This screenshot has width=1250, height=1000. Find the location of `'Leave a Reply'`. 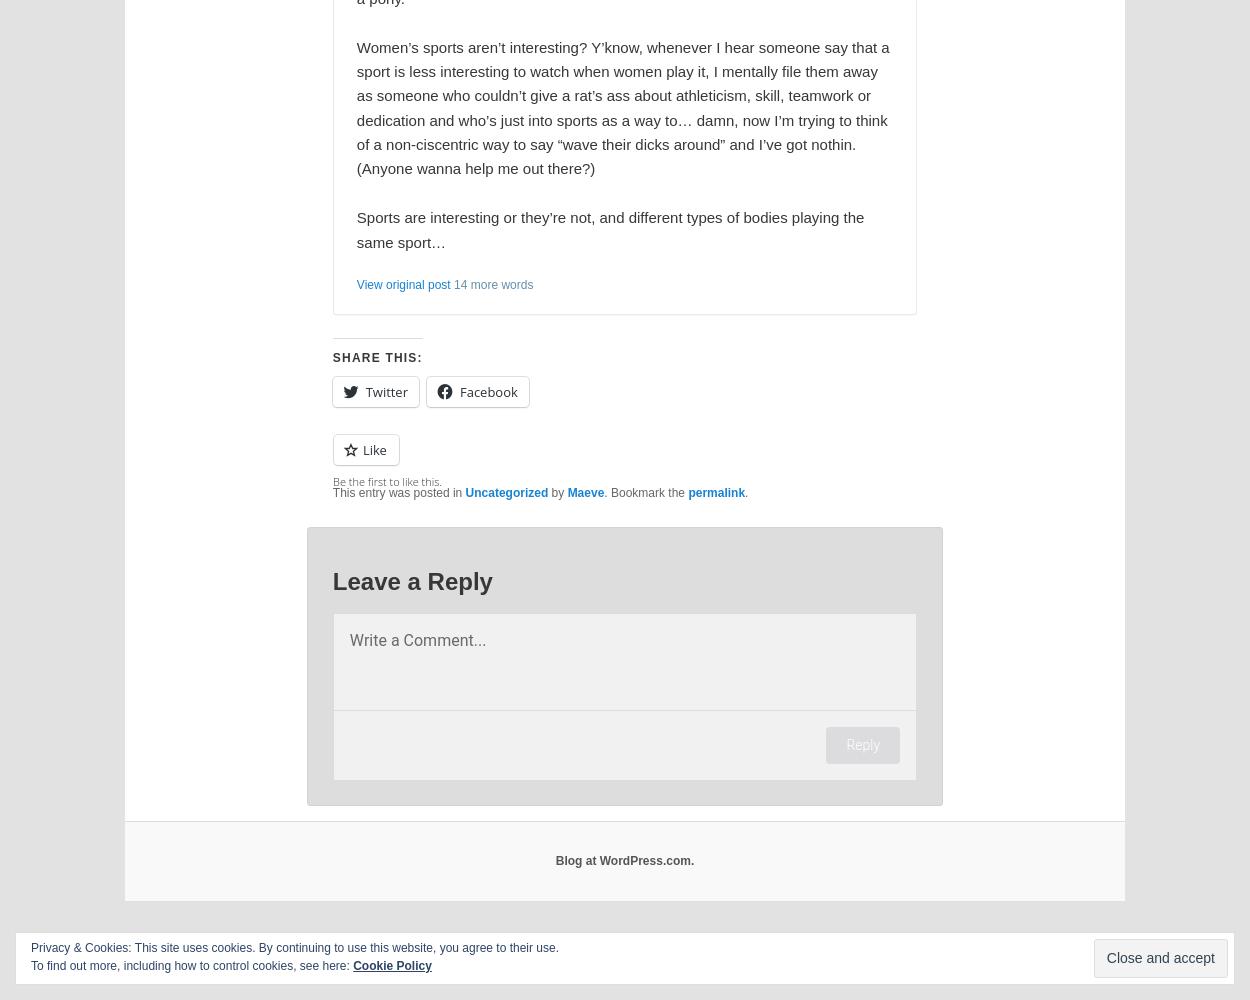

'Leave a Reply' is located at coordinates (331, 579).